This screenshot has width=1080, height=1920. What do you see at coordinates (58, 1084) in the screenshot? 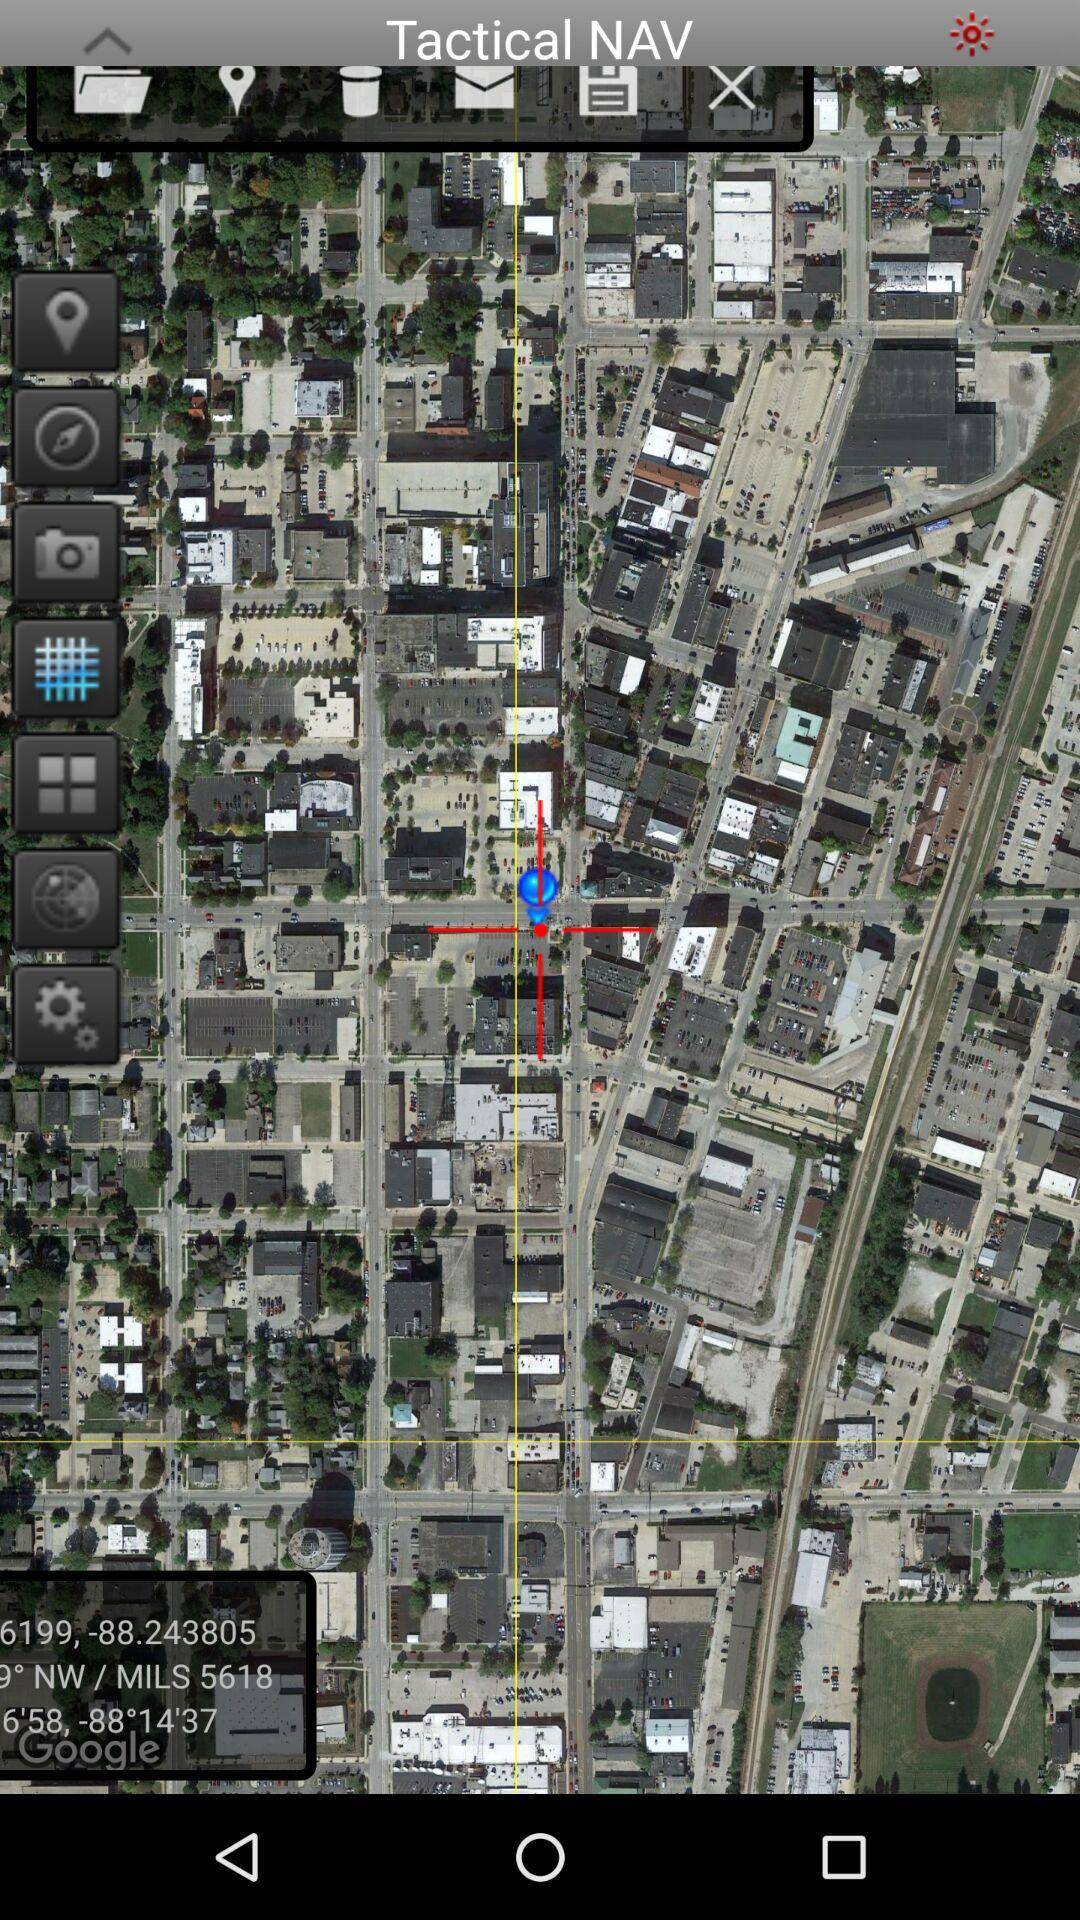
I see `the settings icon` at bounding box center [58, 1084].